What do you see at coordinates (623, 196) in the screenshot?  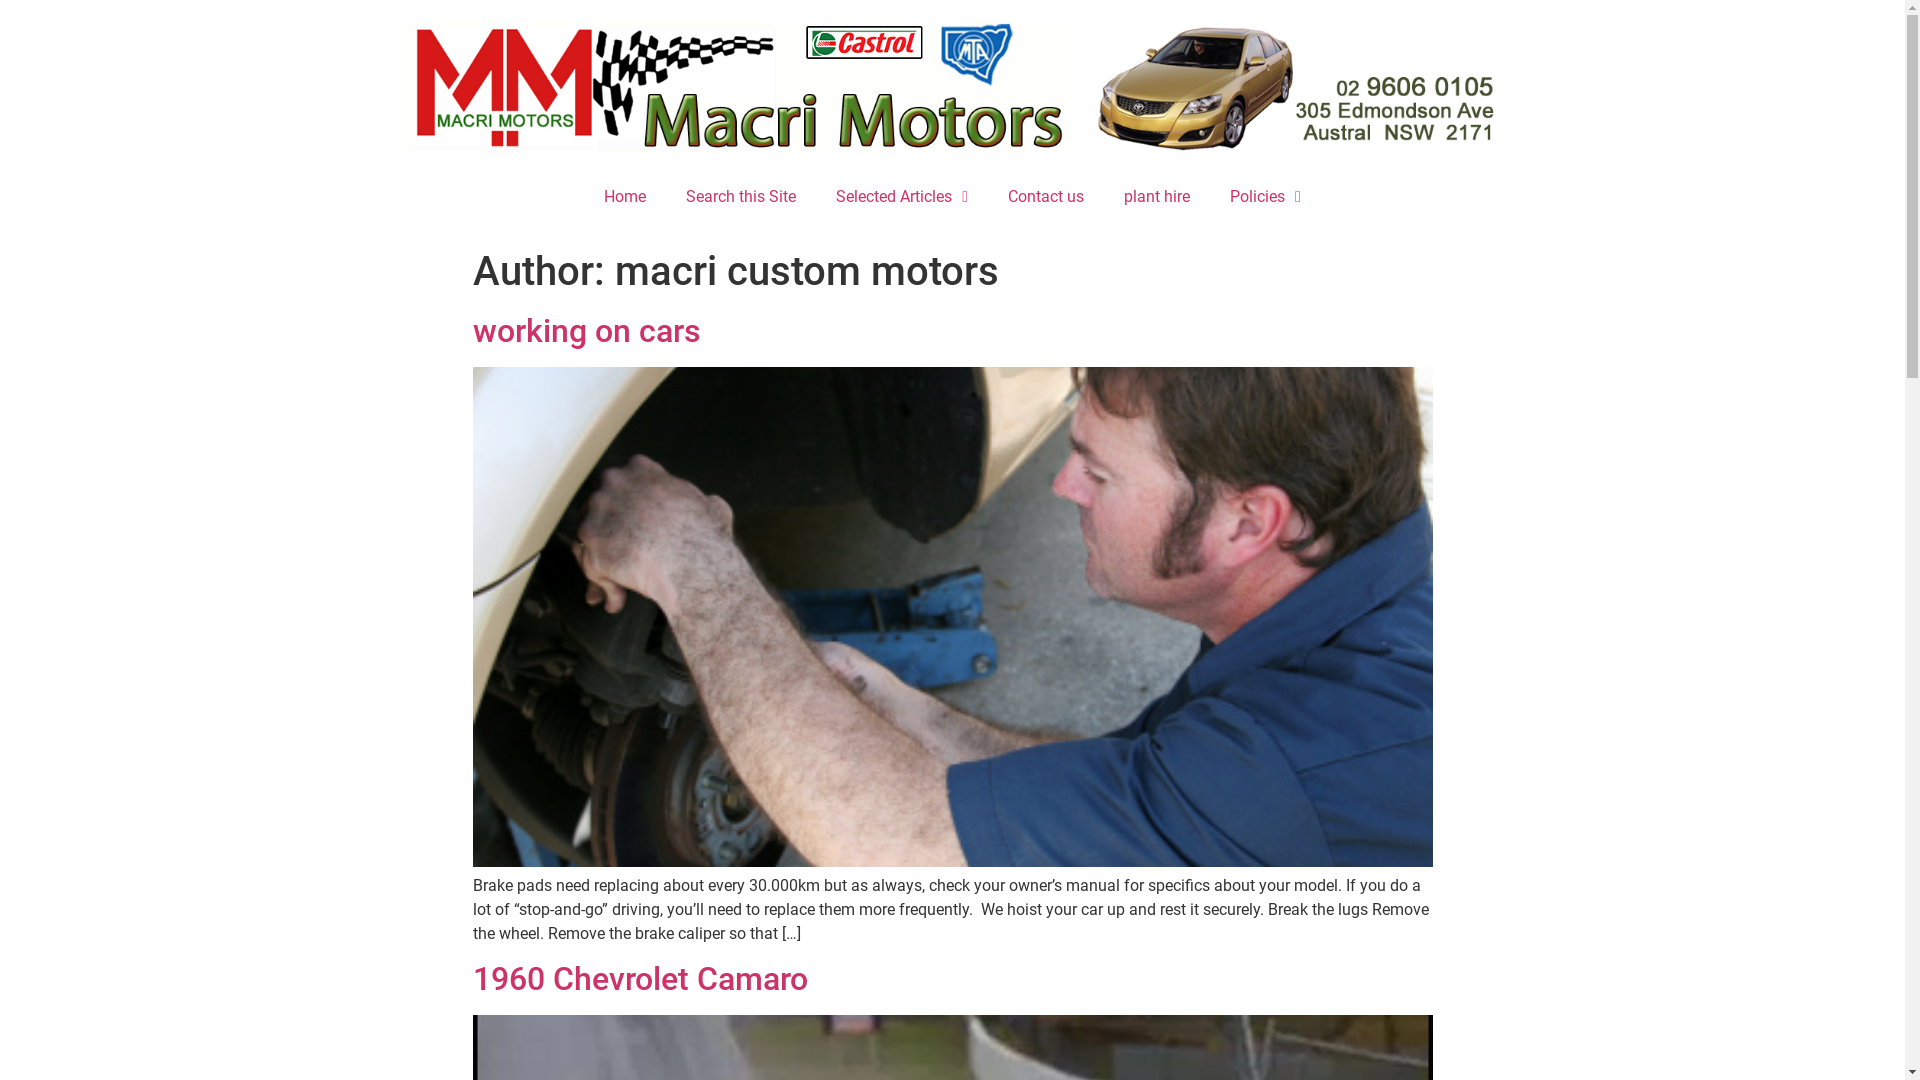 I see `'Home'` at bounding box center [623, 196].